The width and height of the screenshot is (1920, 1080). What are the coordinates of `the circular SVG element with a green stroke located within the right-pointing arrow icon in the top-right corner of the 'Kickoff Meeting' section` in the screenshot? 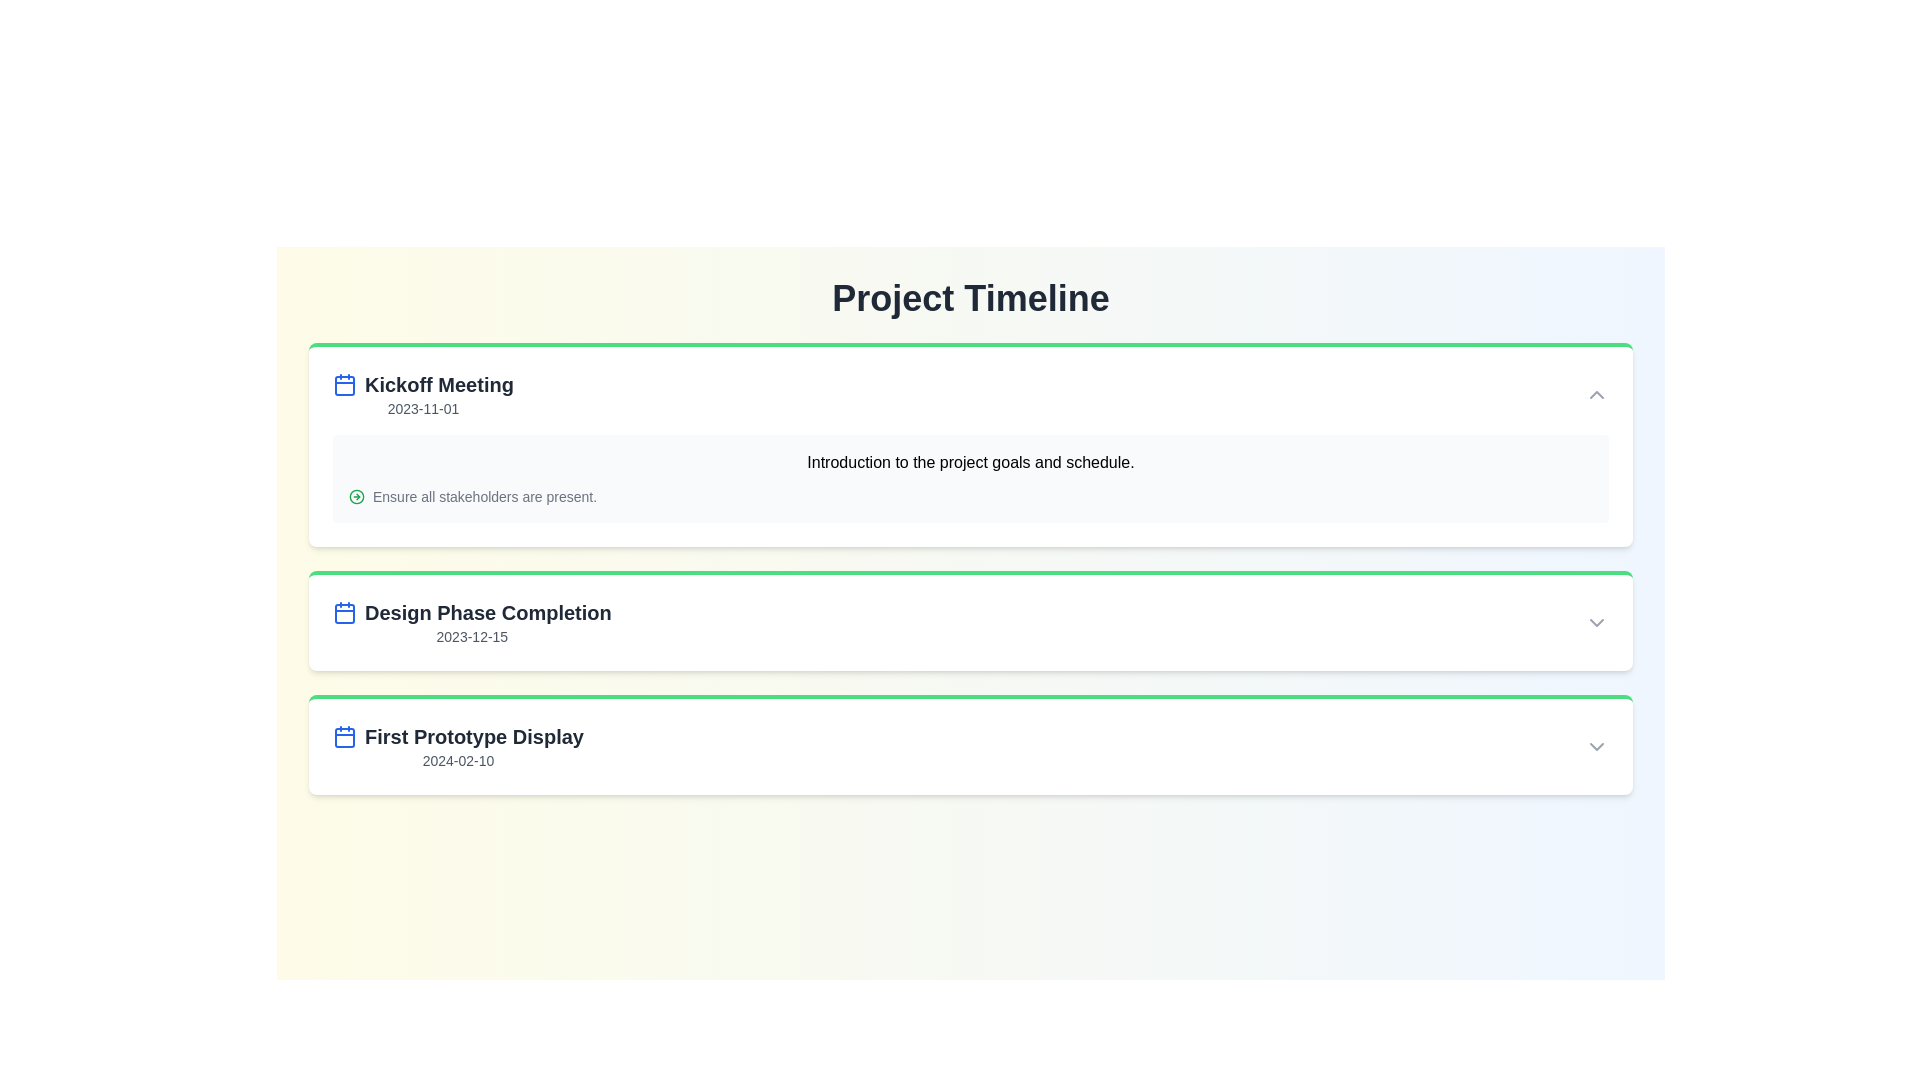 It's located at (356, 496).